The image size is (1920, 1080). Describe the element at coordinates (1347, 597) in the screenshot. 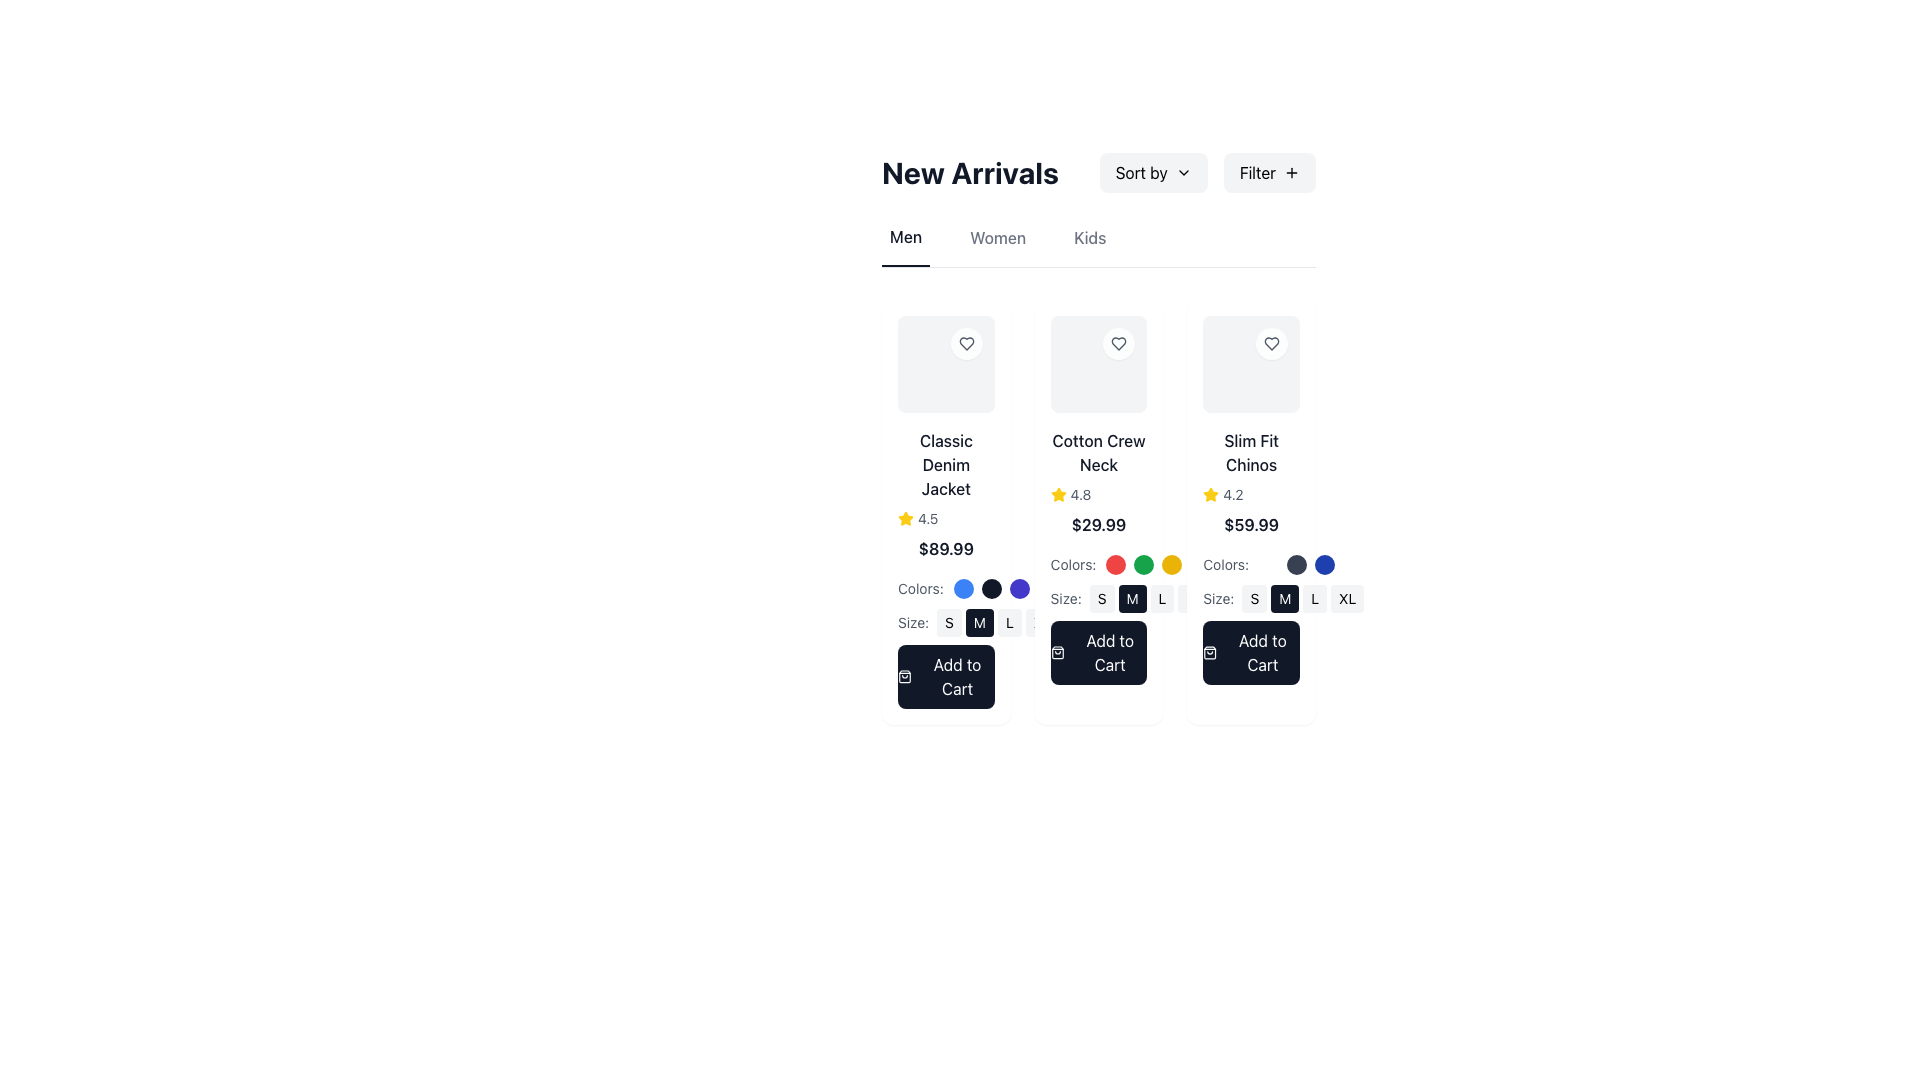

I see `the 'XL' size selection button located in the bottom row of the 'Slim Fit Chinos' product card` at that location.